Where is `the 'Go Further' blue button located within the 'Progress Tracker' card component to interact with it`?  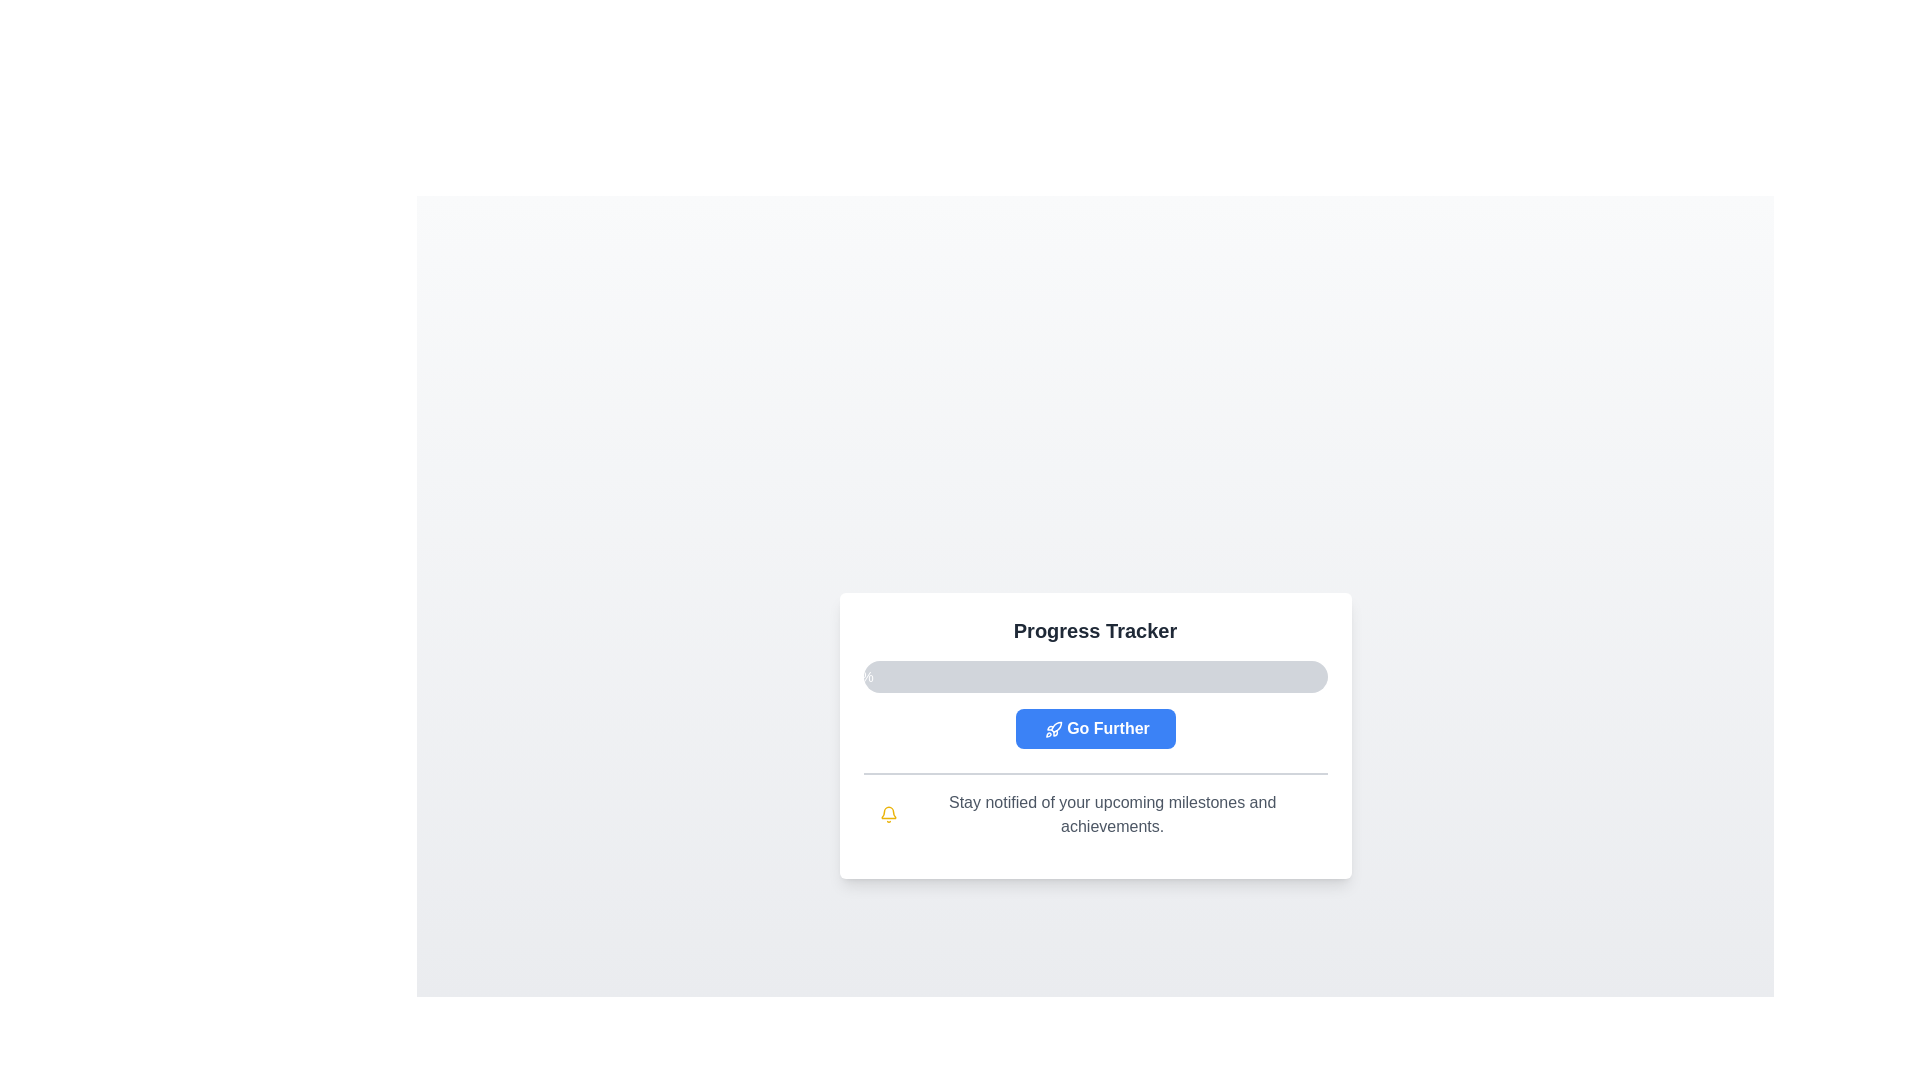 the 'Go Further' blue button located within the 'Progress Tracker' card component to interact with it is located at coordinates (1094, 736).